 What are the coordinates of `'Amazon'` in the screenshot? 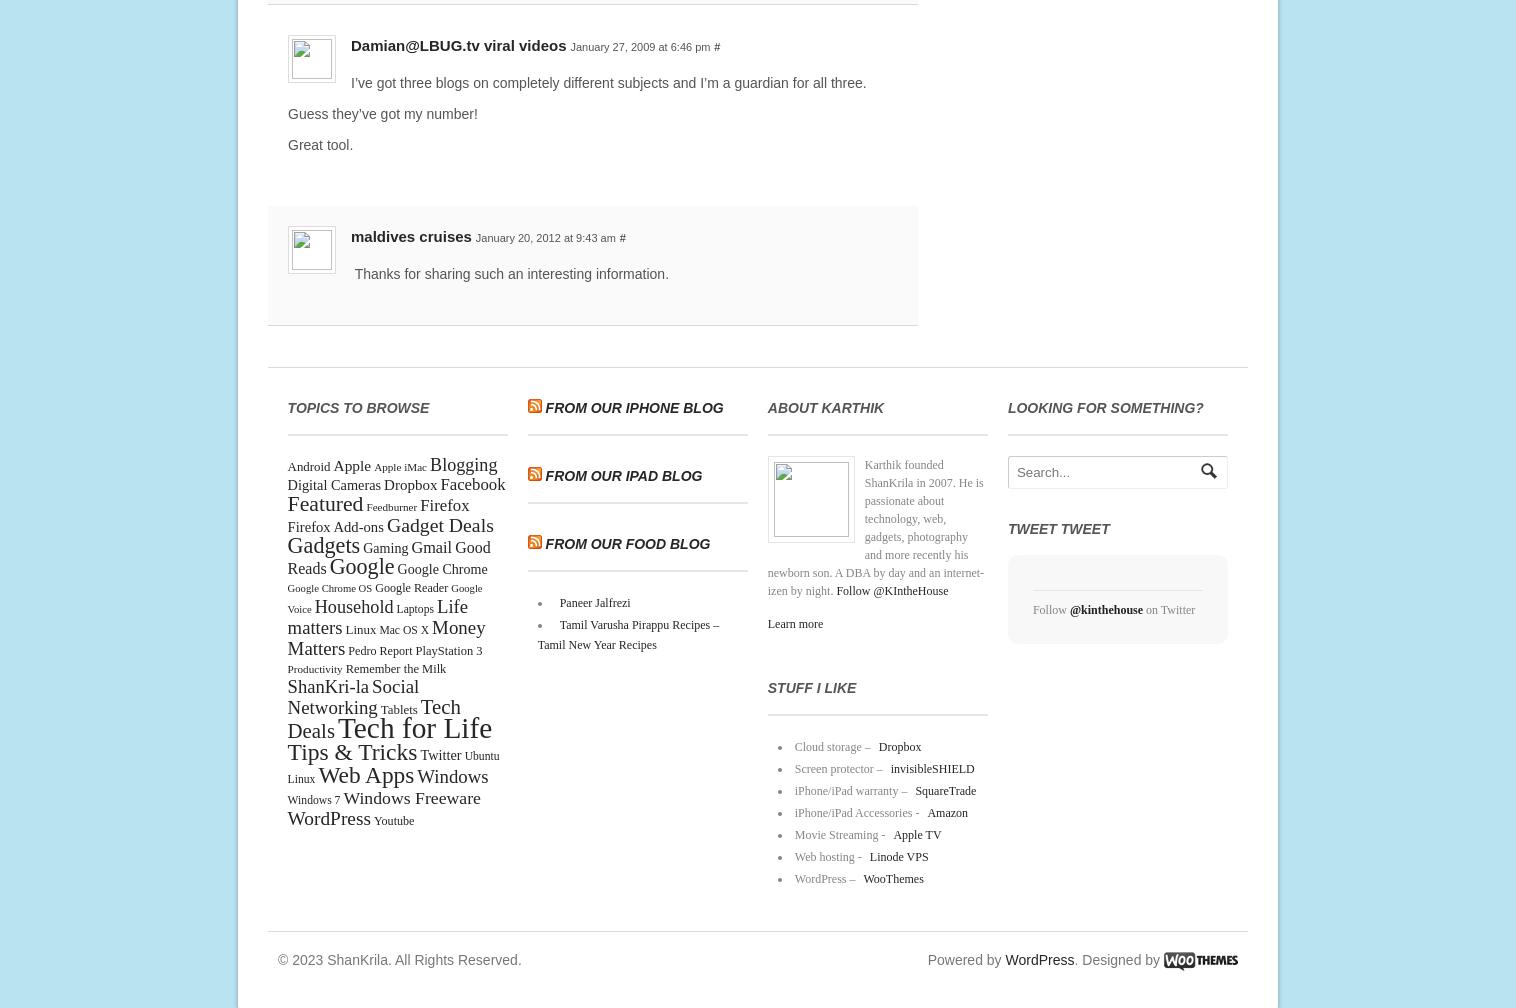 It's located at (946, 812).